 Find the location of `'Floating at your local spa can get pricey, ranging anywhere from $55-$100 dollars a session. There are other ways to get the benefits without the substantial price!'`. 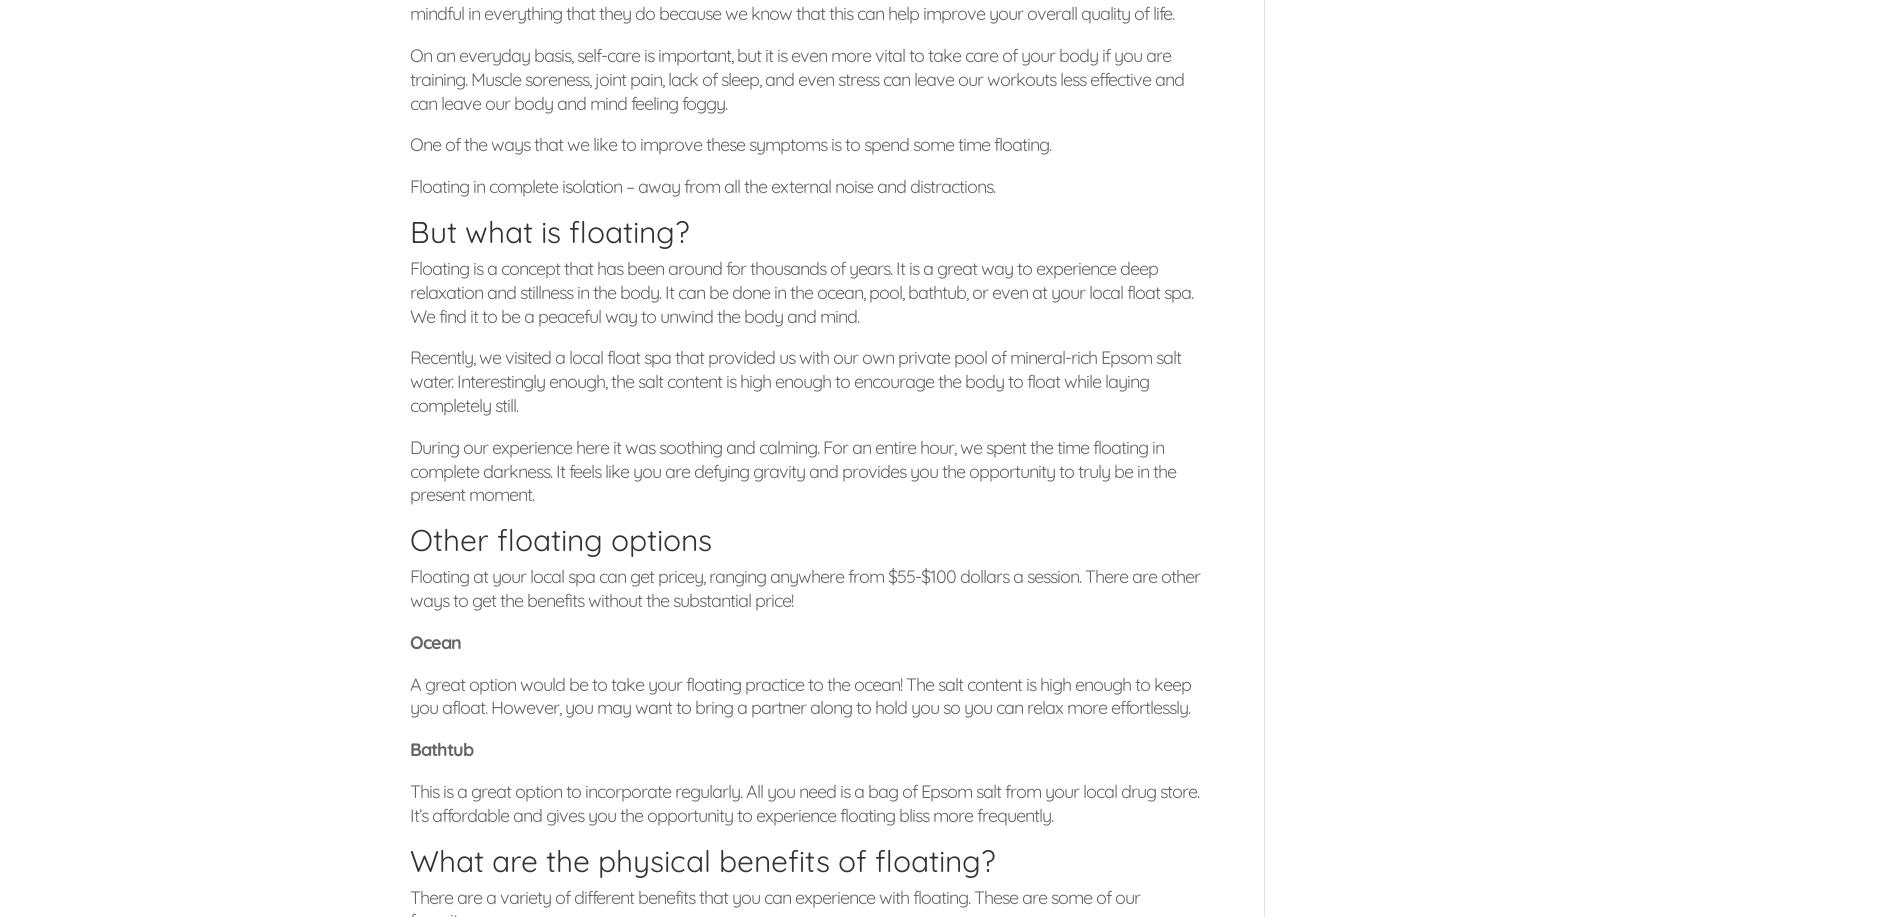

'Floating at your local spa can get pricey, ranging anywhere from $55-$100 dollars a session. There are other ways to get the benefits without the substantial price!' is located at coordinates (804, 588).